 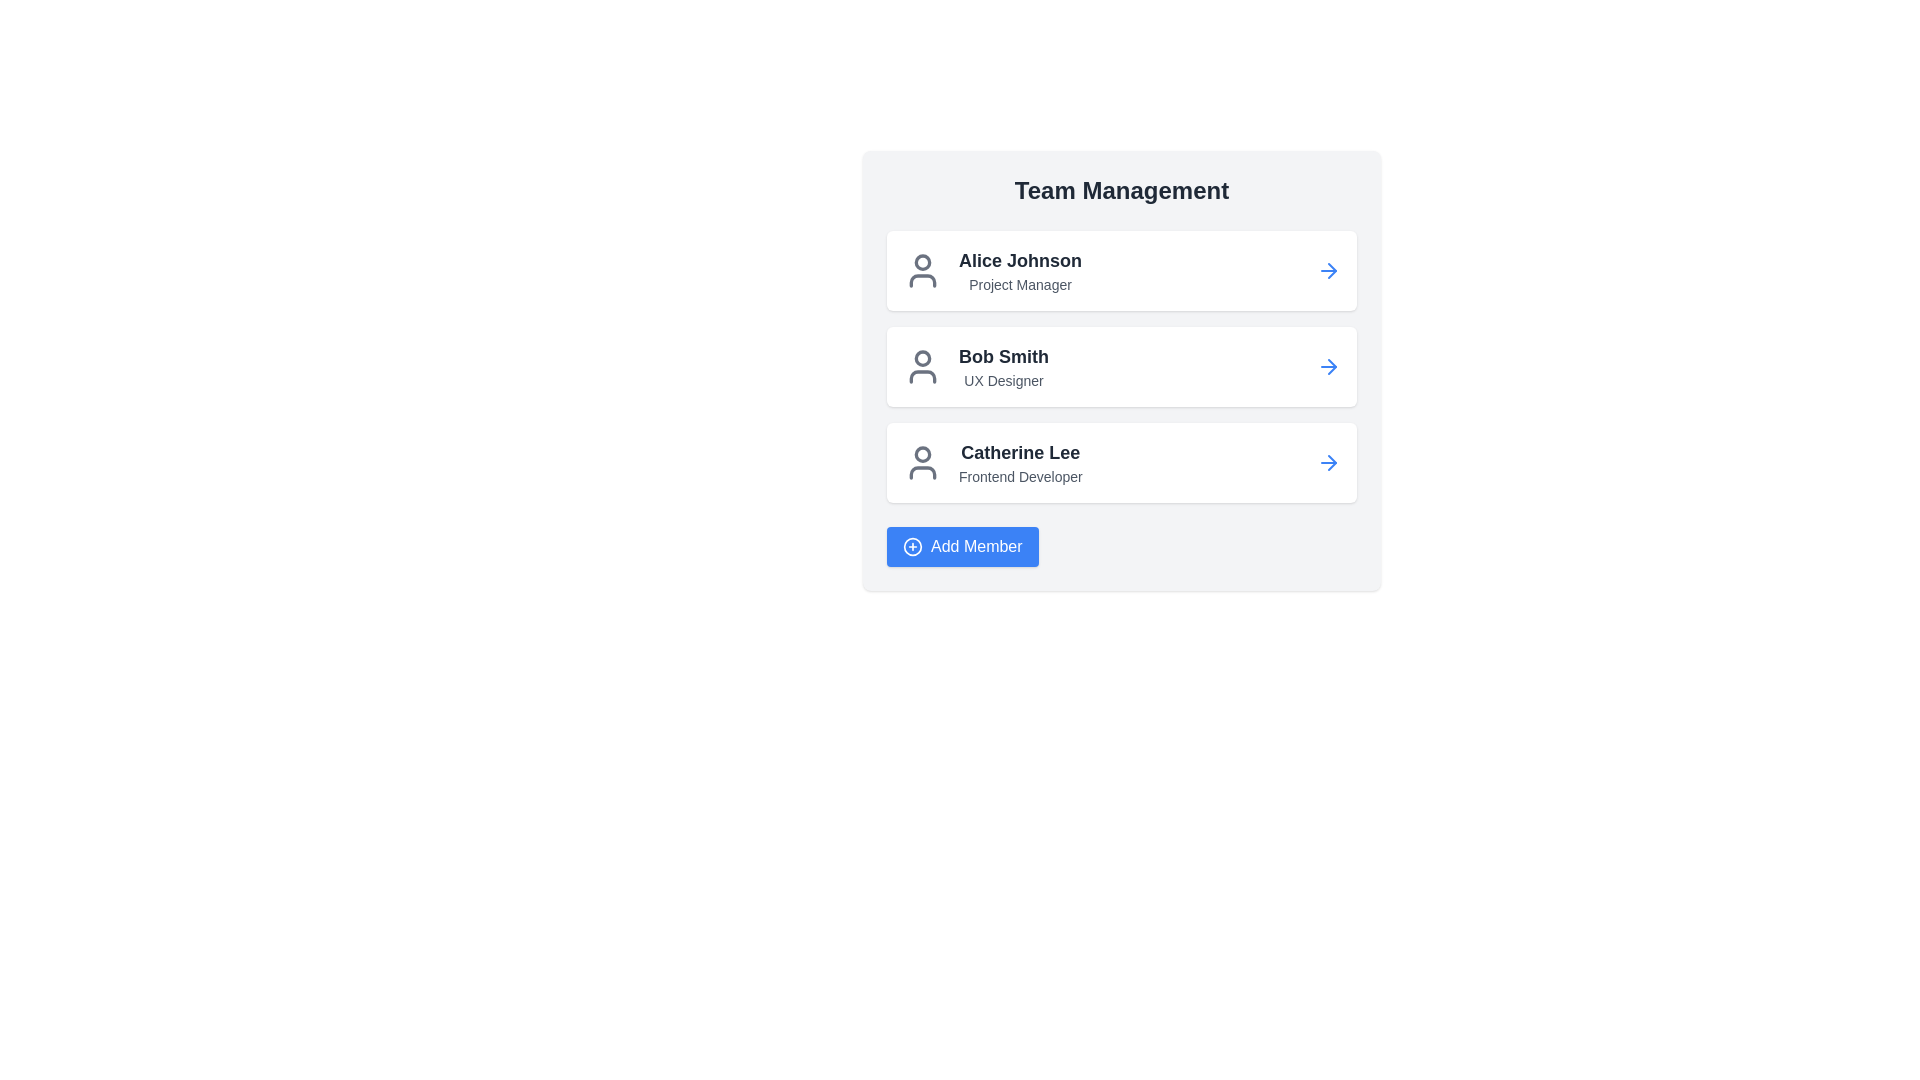 I want to click on information displayed in the Text Display with Contextual Icon that shows 'Bob Smith' and 'UX Designer' under the 'Team Management' heading, so click(x=975, y=366).